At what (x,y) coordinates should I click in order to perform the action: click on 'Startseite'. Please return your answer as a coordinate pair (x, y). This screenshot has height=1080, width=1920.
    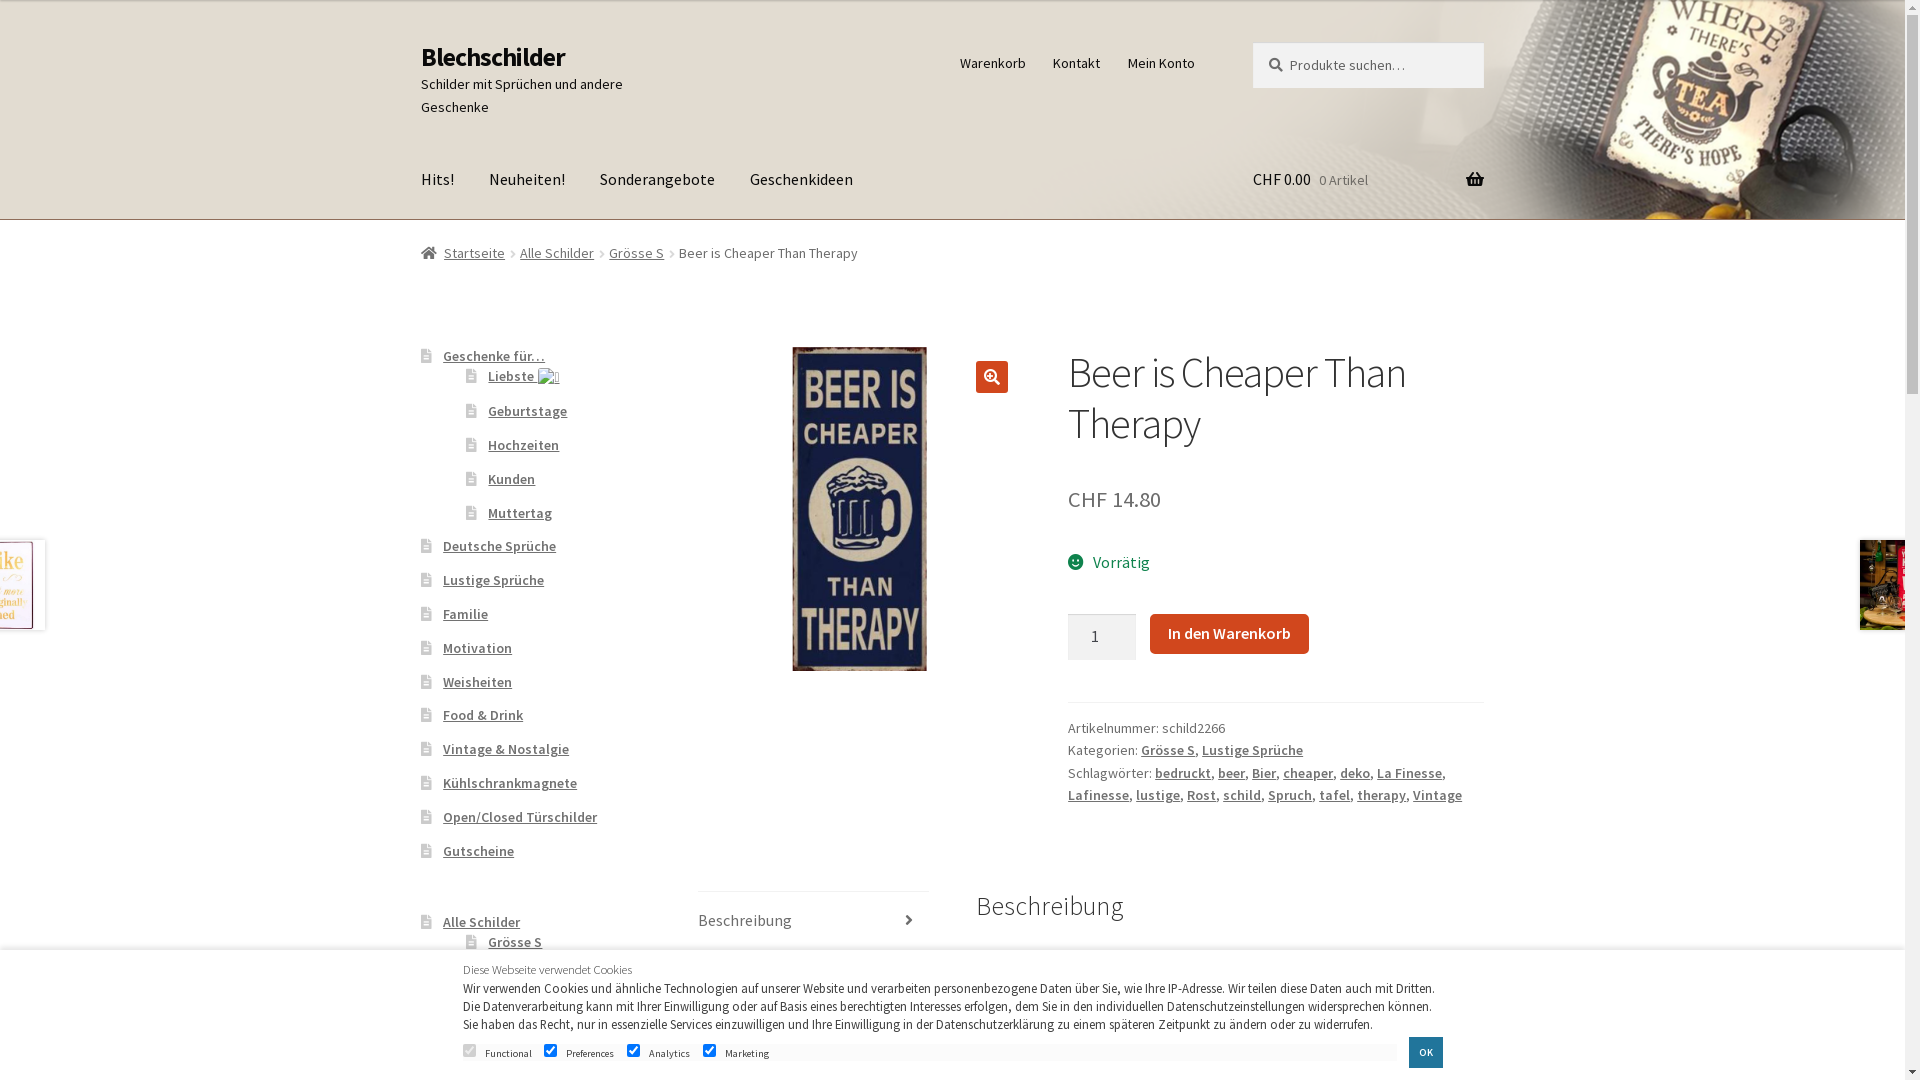
    Looking at the image, I should click on (462, 252).